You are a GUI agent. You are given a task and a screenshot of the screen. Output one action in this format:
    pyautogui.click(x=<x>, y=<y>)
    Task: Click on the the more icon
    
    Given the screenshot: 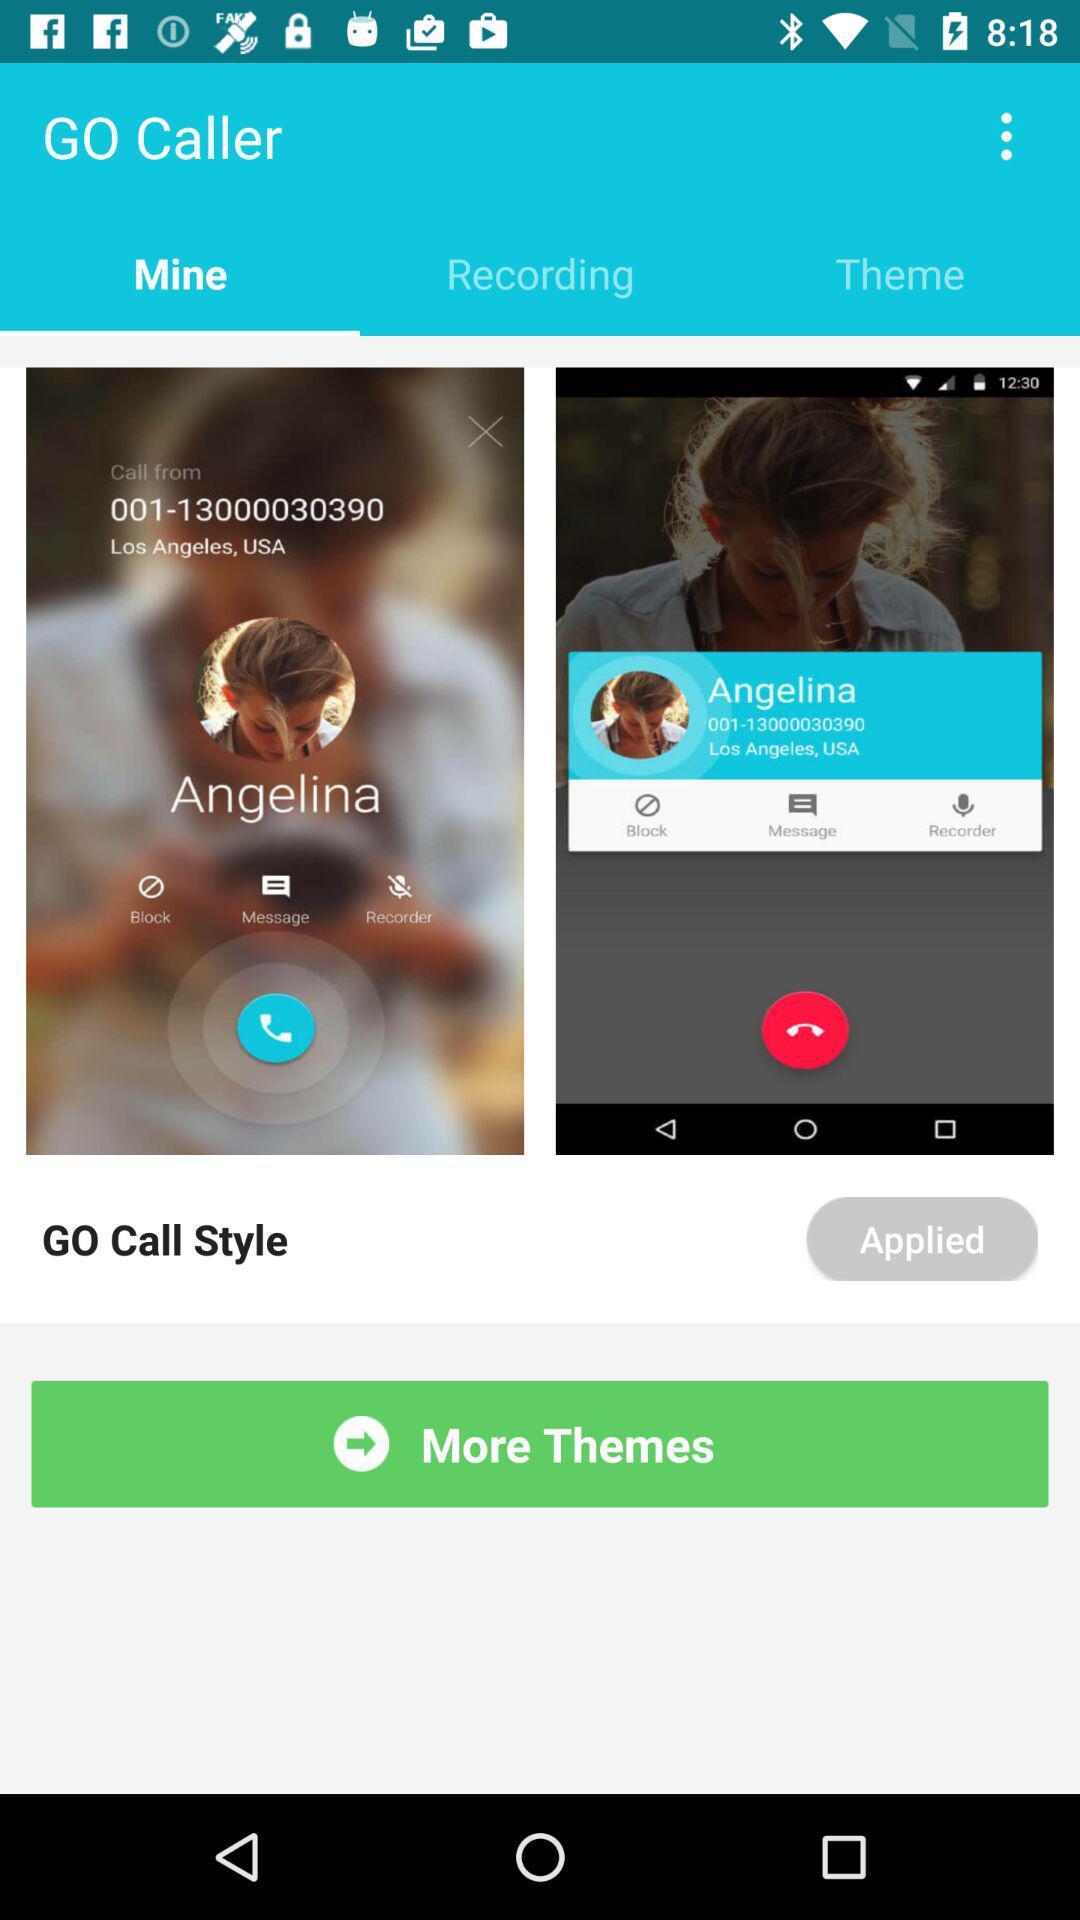 What is the action you would take?
    pyautogui.click(x=1006, y=135)
    